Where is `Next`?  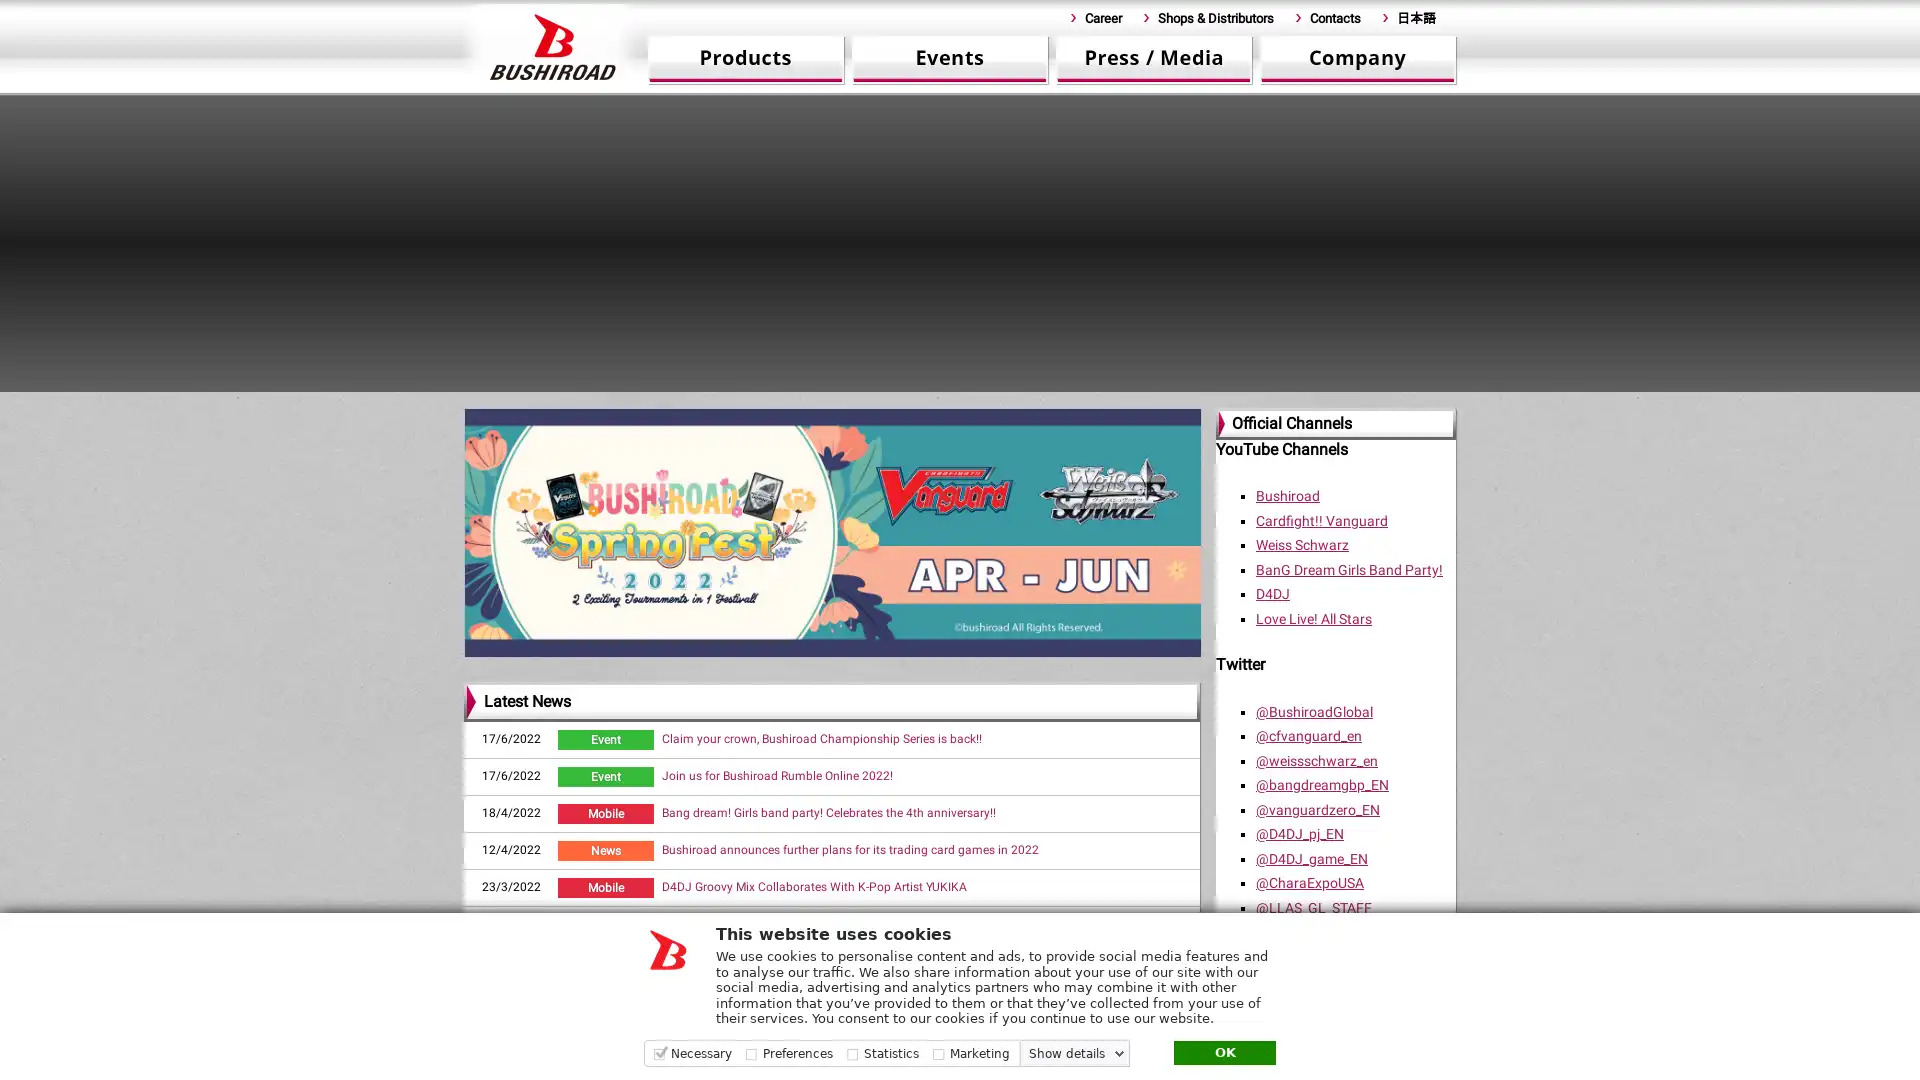 Next is located at coordinates (1492, 230).